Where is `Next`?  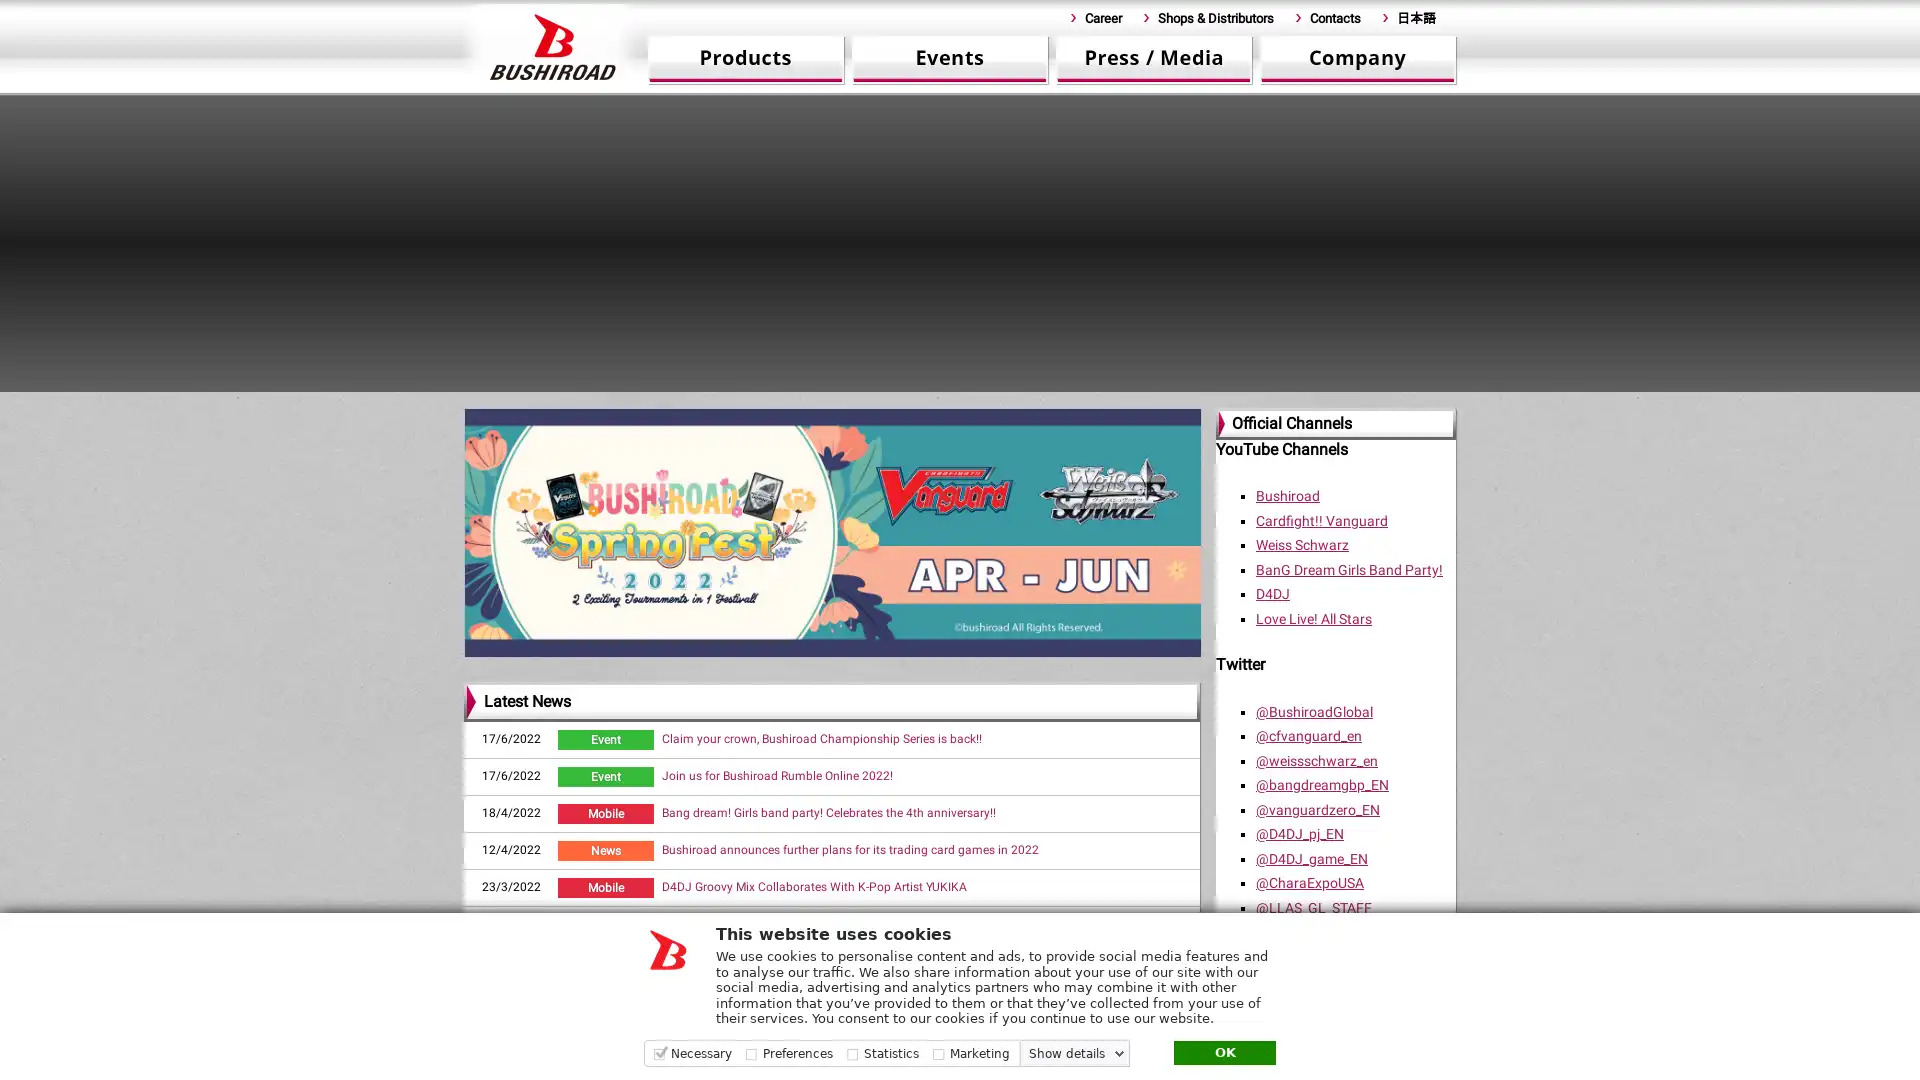 Next is located at coordinates (1492, 230).